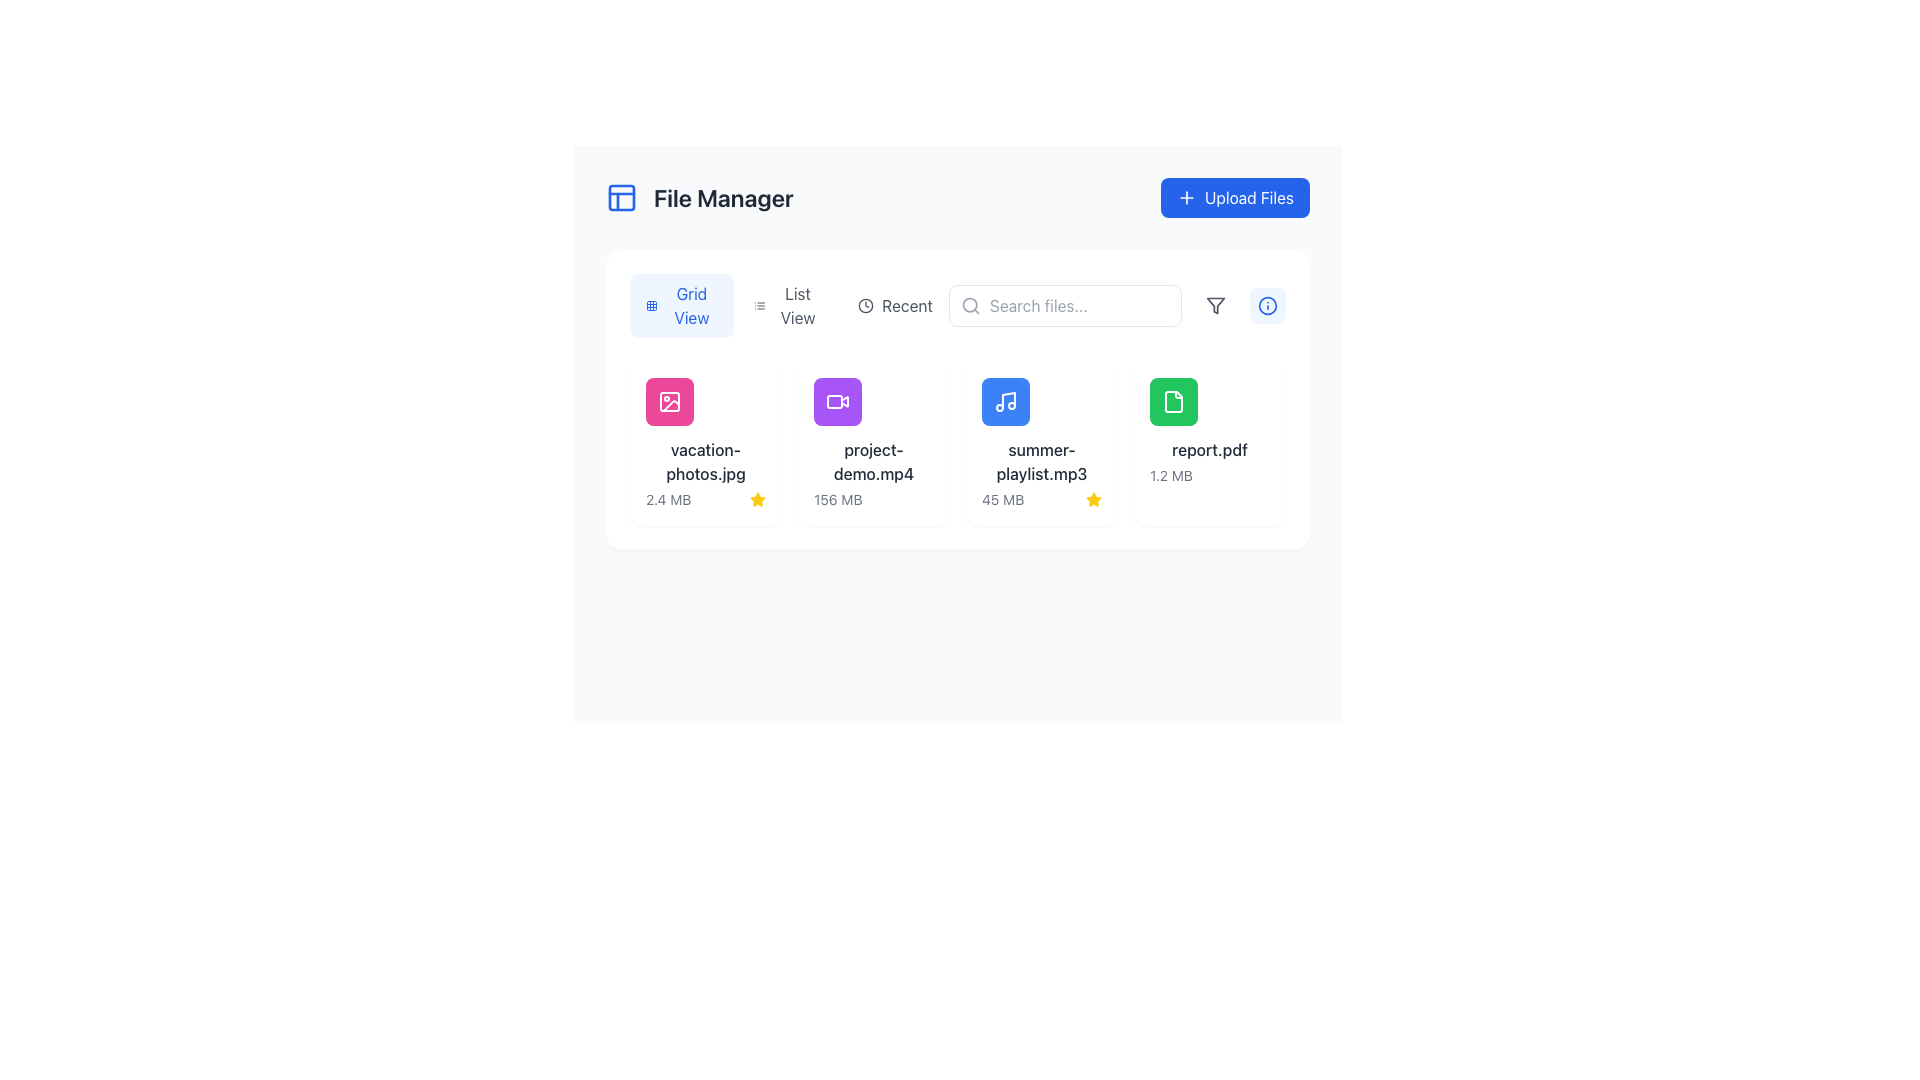  I want to click on the share button on the interactive control panel located at the bottom of the 'report.pdf' file item in the grid view to share the file, so click(1208, 496).